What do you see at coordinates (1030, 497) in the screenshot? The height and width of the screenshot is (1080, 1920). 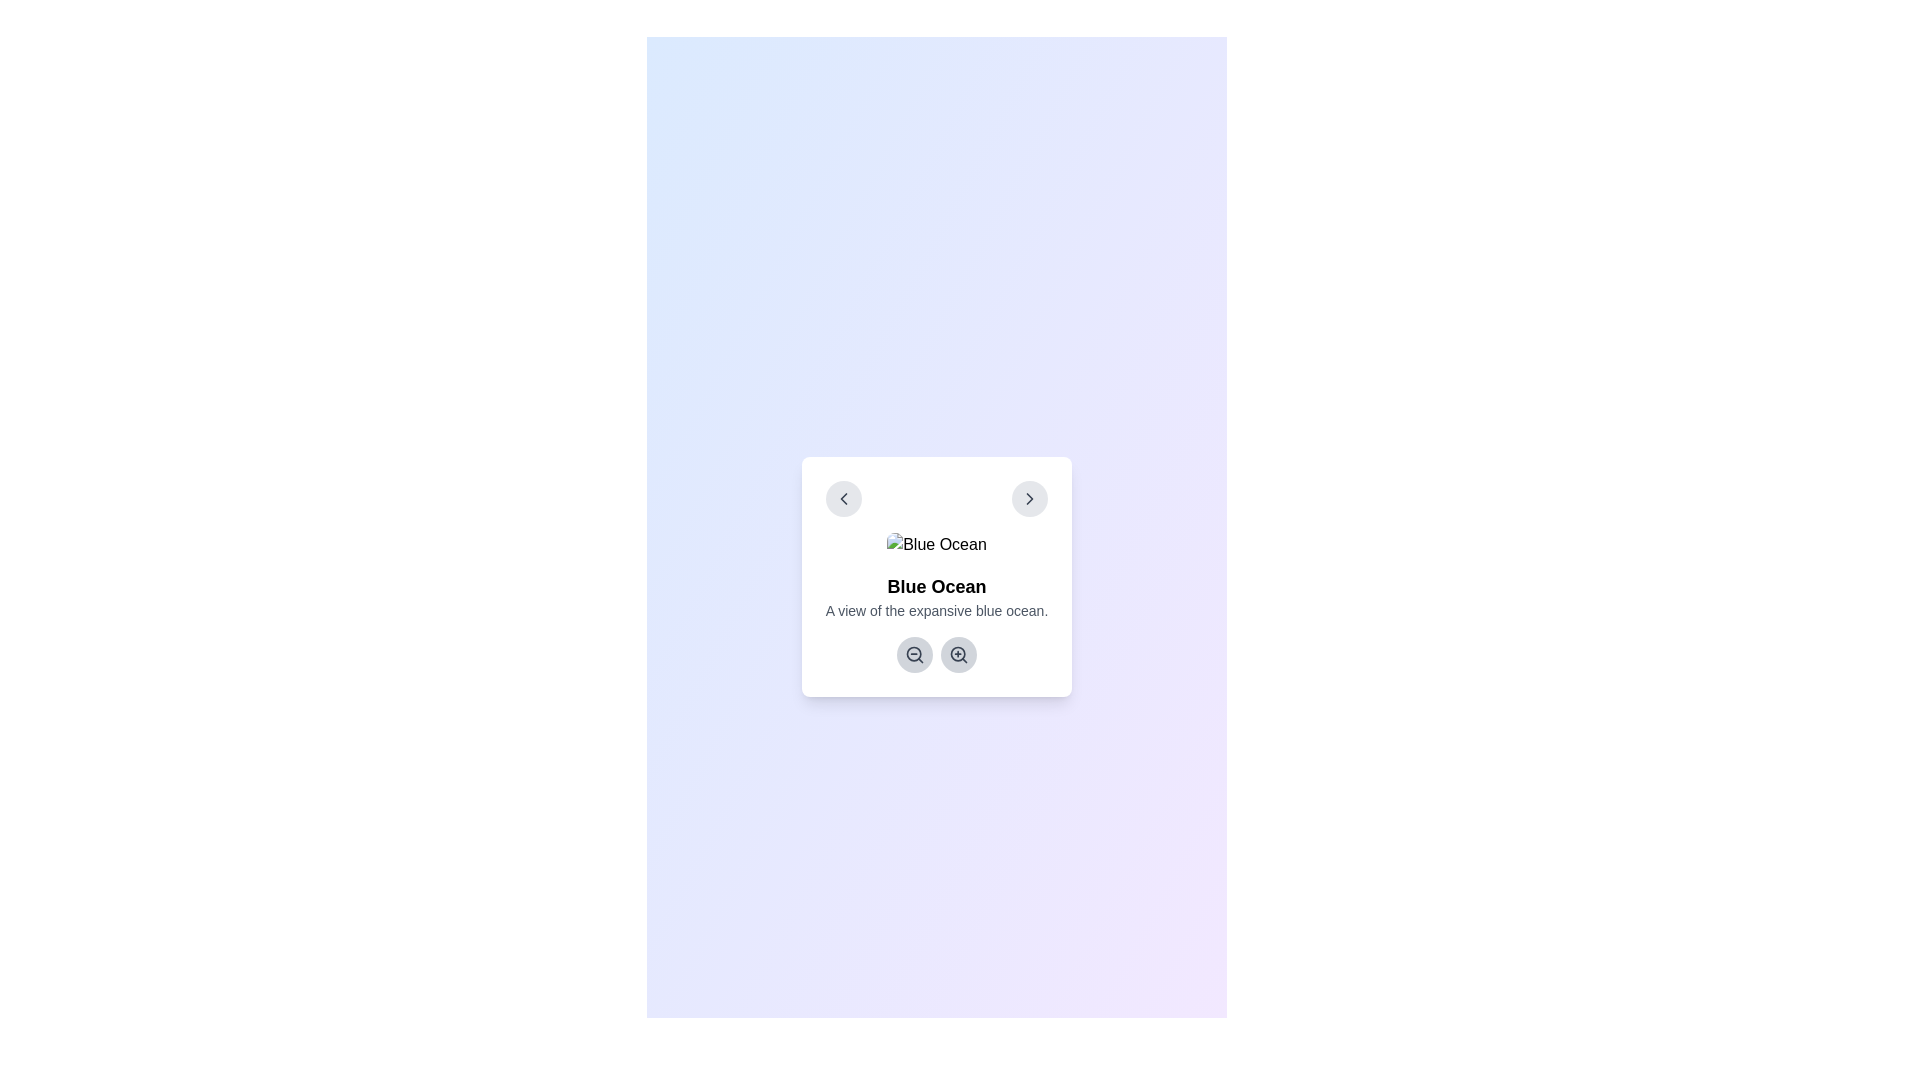 I see `the right-pointing chevron icon button located in the top-right corner of the card component` at bounding box center [1030, 497].